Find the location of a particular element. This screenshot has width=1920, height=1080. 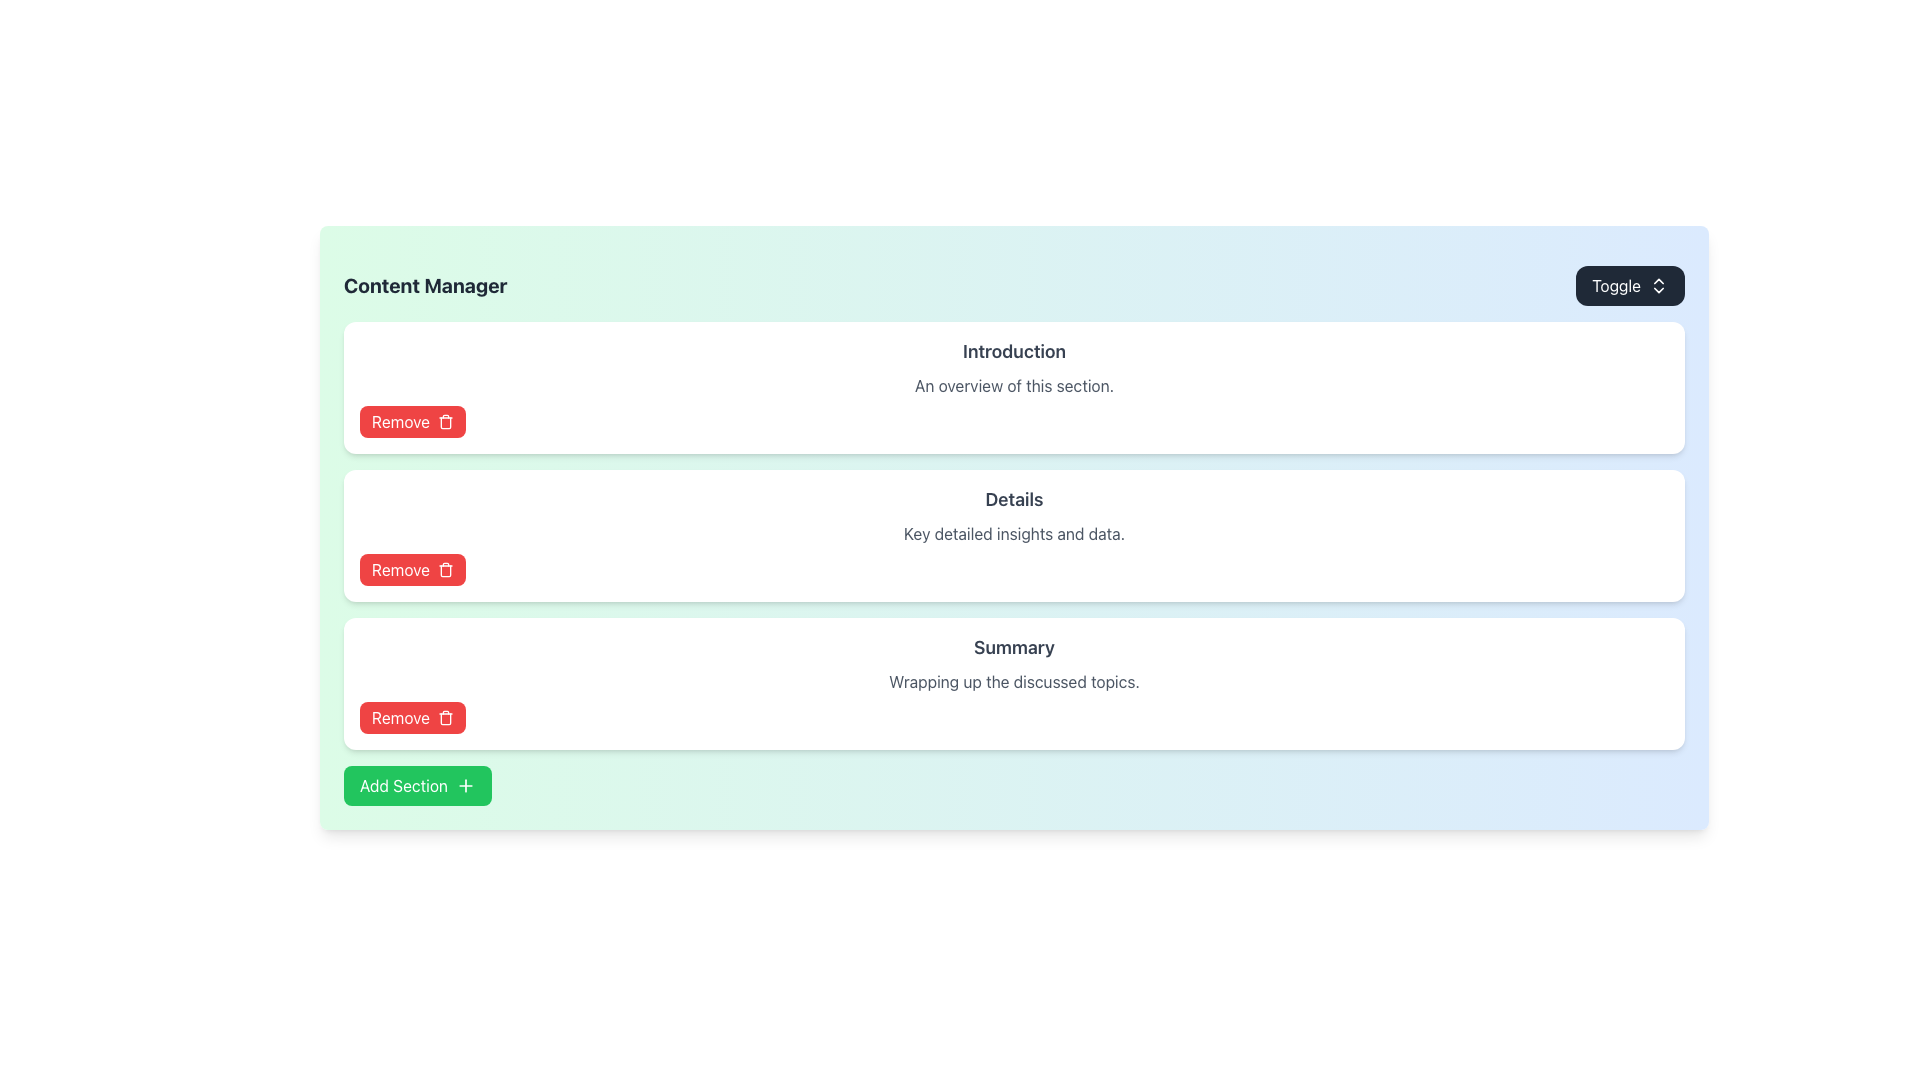

the trash can icon located on the right side of the text within the third 'Remove' button is located at coordinates (445, 570).